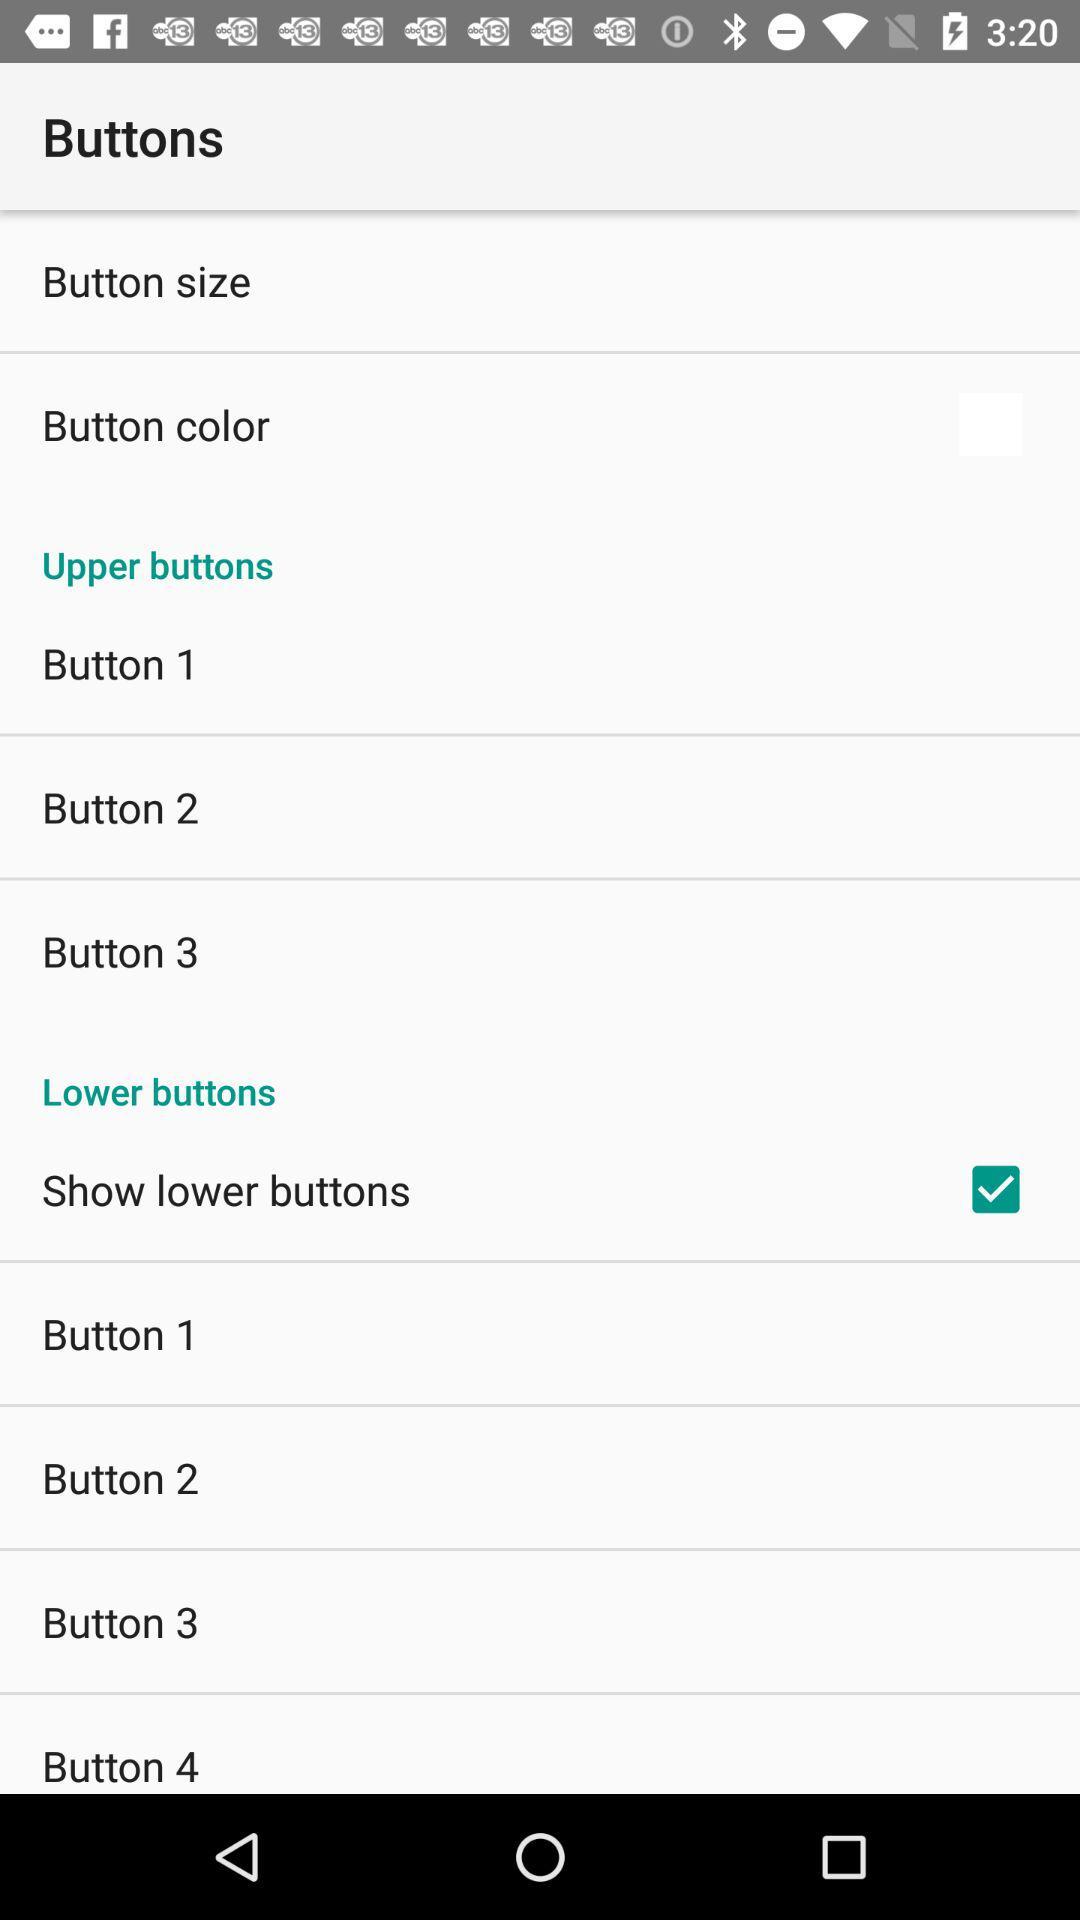 This screenshot has height=1920, width=1080. What do you see at coordinates (154, 423) in the screenshot?
I see `the item above upper buttons icon` at bounding box center [154, 423].